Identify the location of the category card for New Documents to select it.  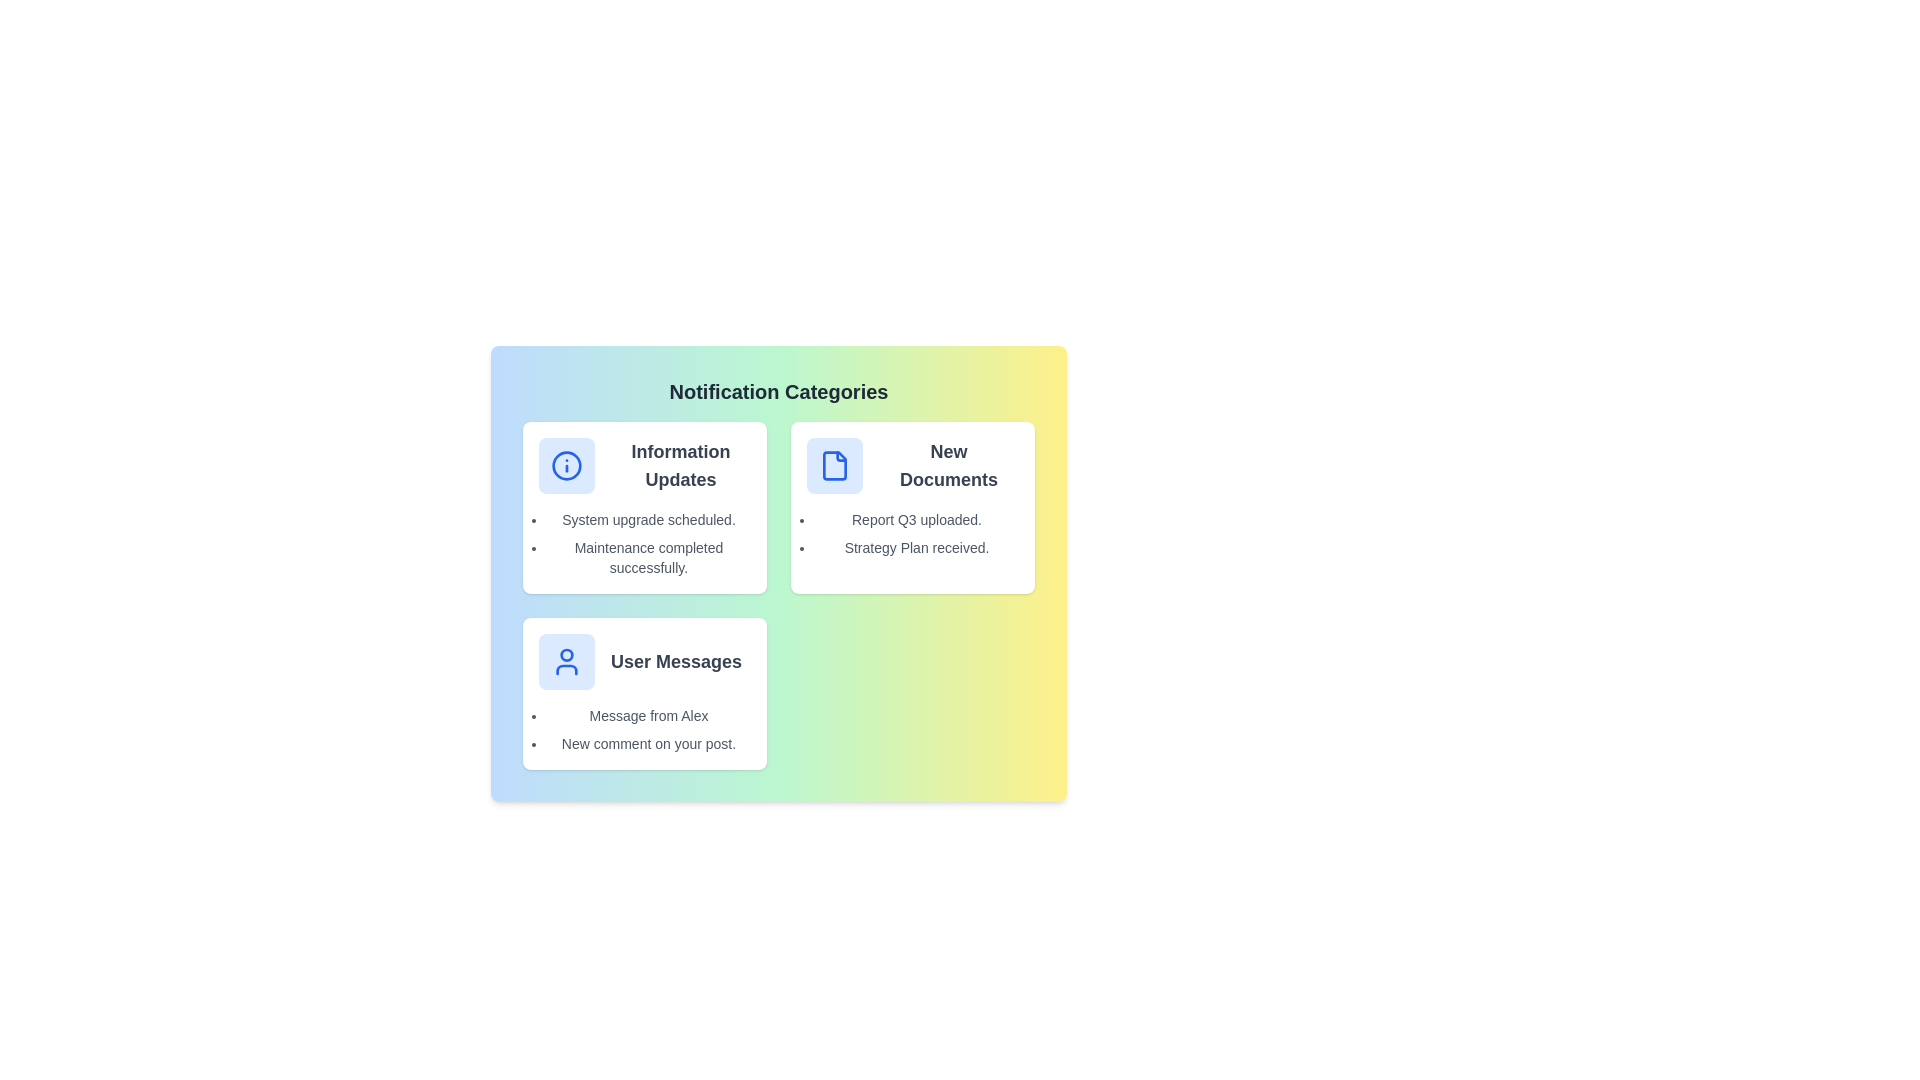
(911, 507).